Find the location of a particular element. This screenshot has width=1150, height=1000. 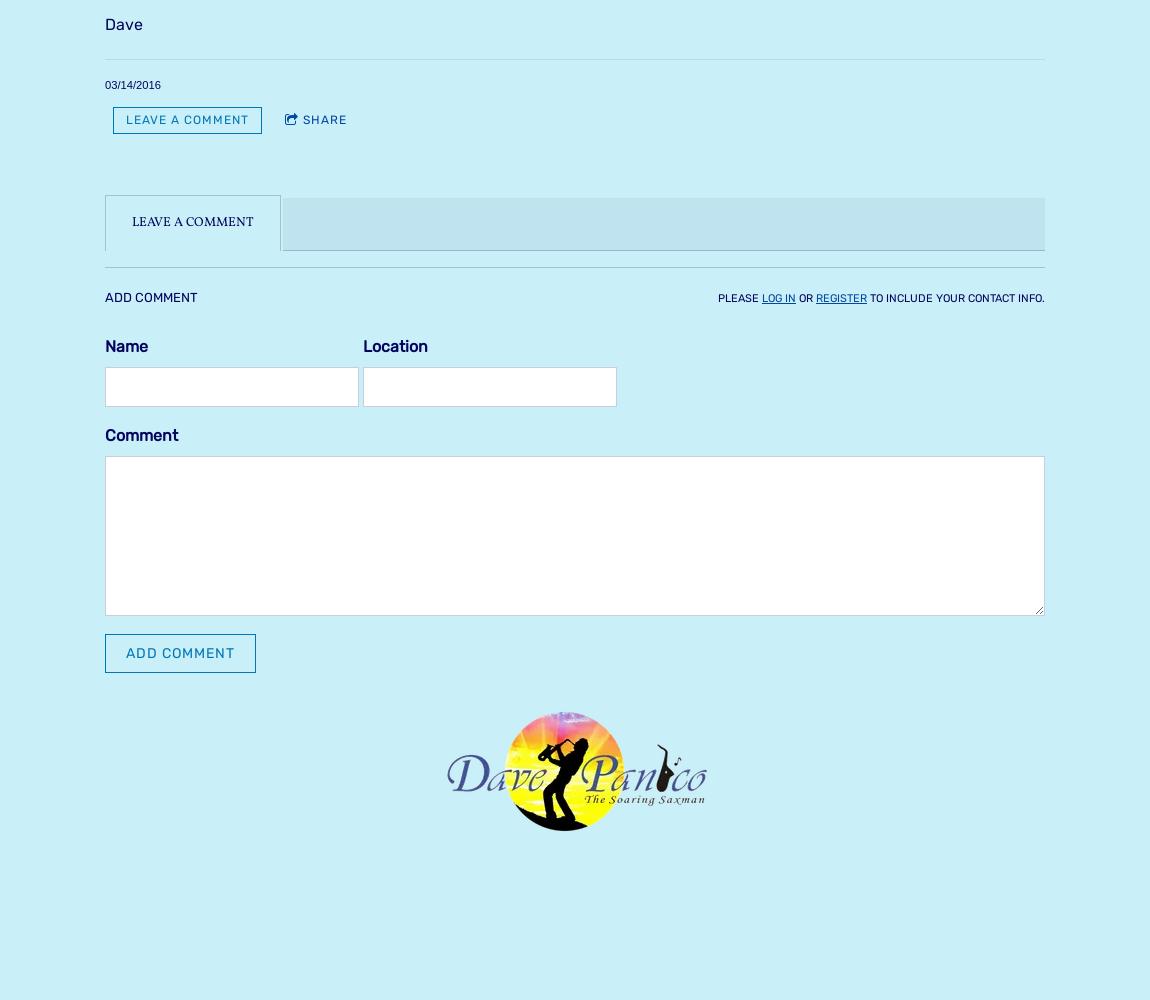

'Location' is located at coordinates (395, 344).